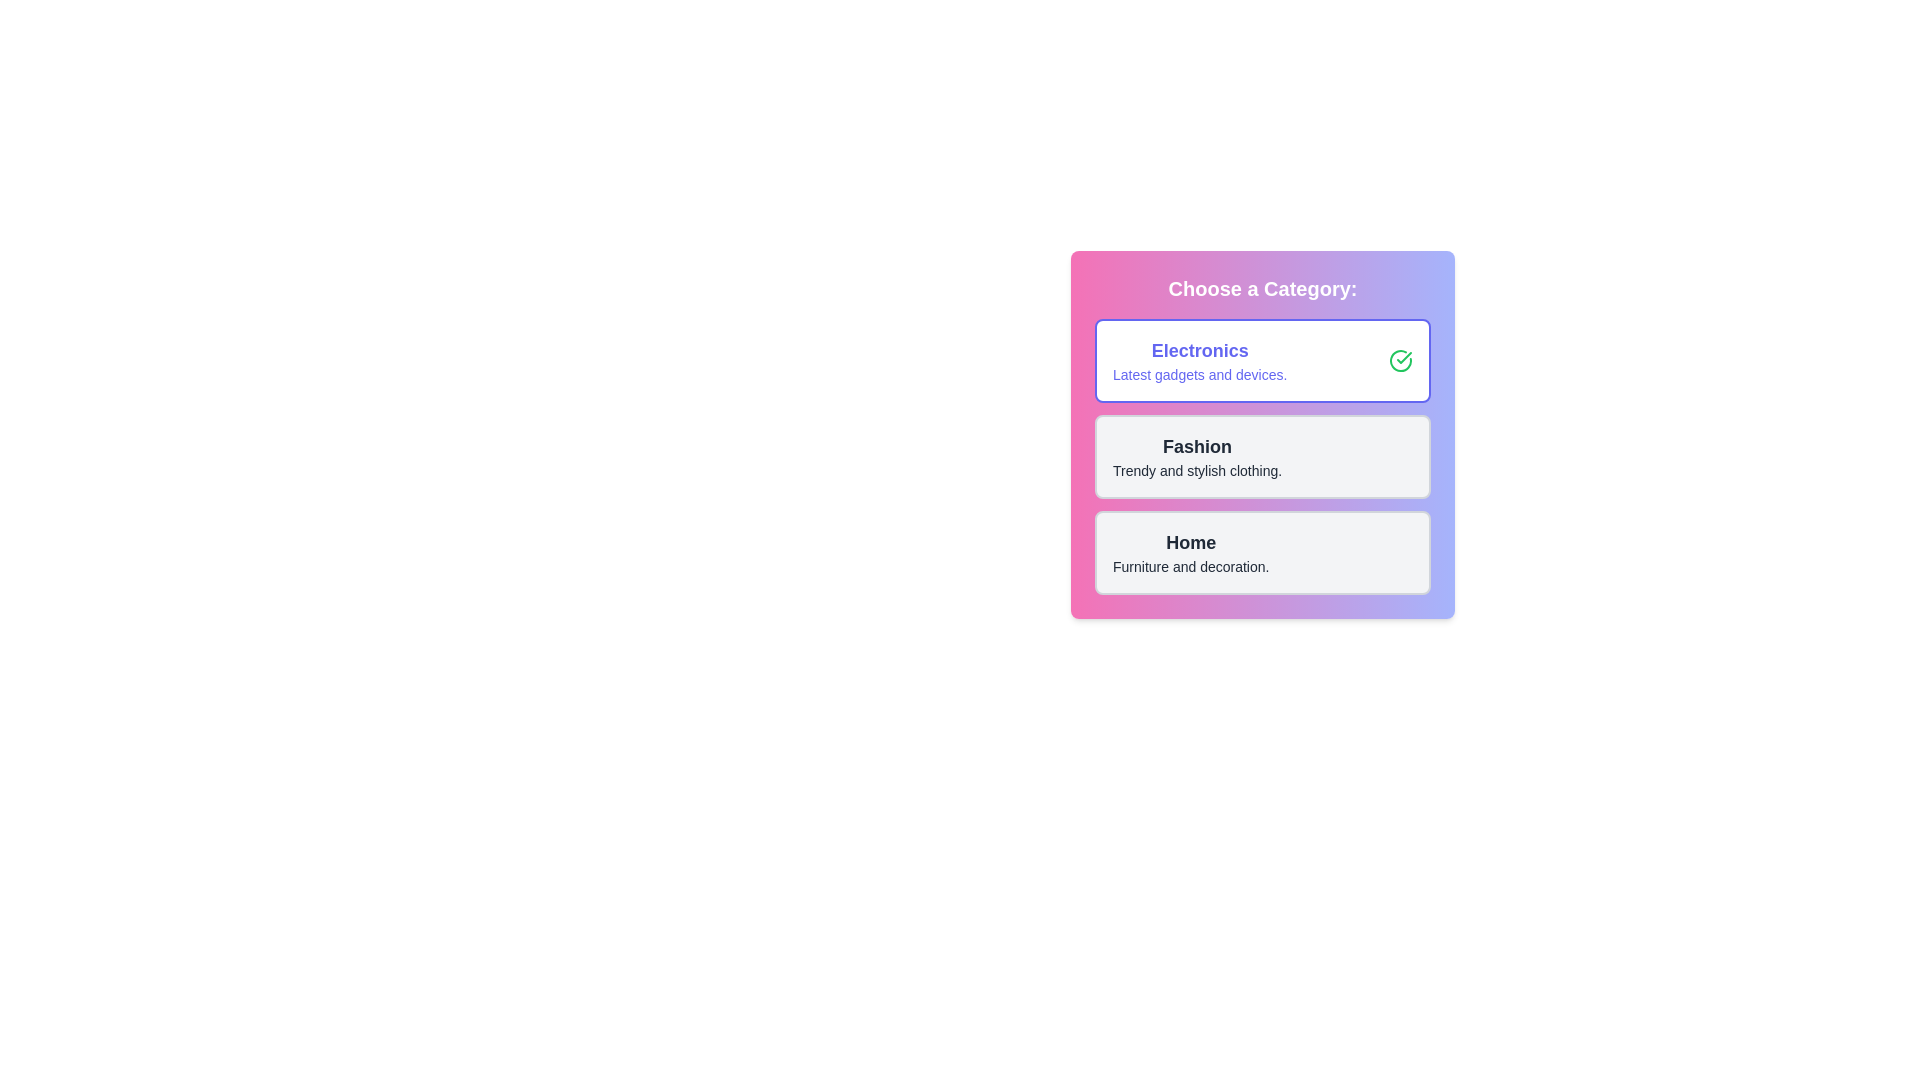 The image size is (1920, 1080). Describe the element at coordinates (1197, 456) in the screenshot. I see `the 'Fashion' title and description element located in the second section of the vertical list` at that location.